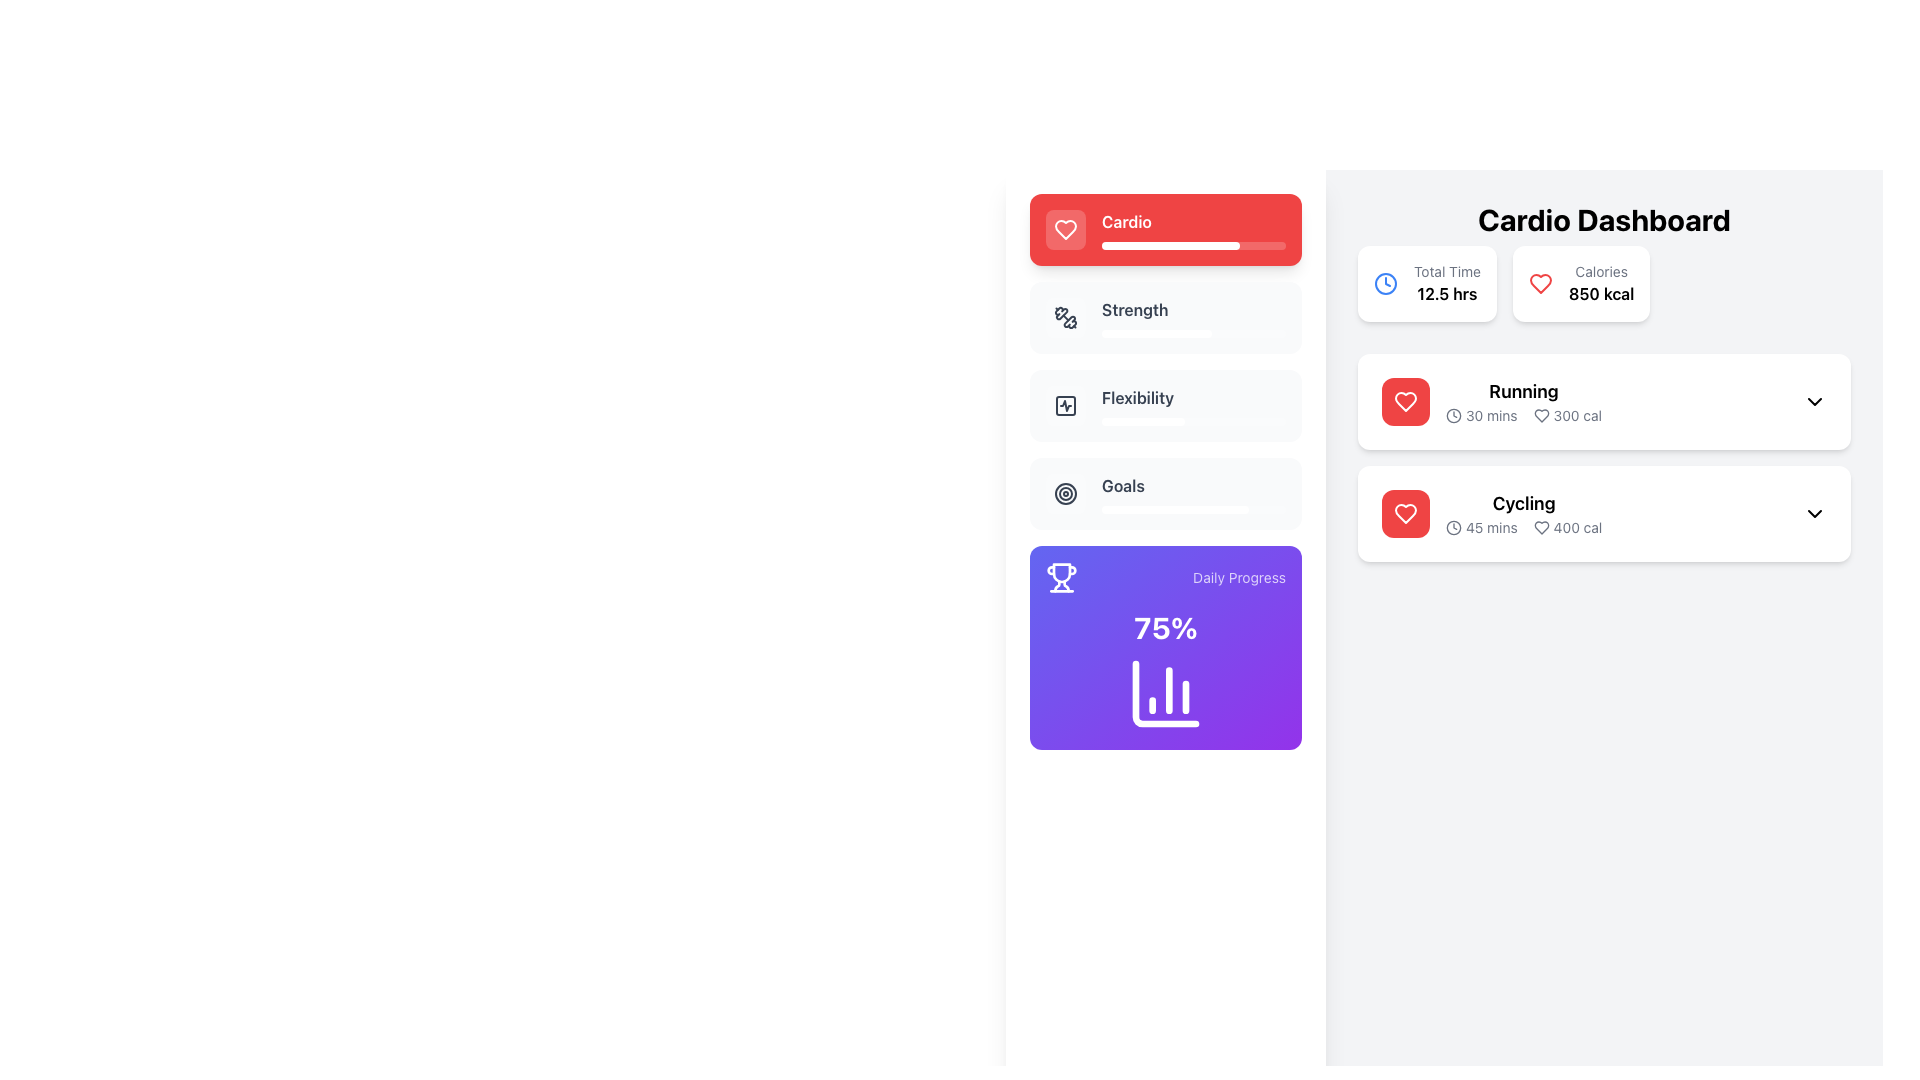  Describe the element at coordinates (1539, 284) in the screenshot. I see `the heart icon in the Cardio Dashboard section, which represents health or favorite categories, located to the left of the 'Running' item` at that location.